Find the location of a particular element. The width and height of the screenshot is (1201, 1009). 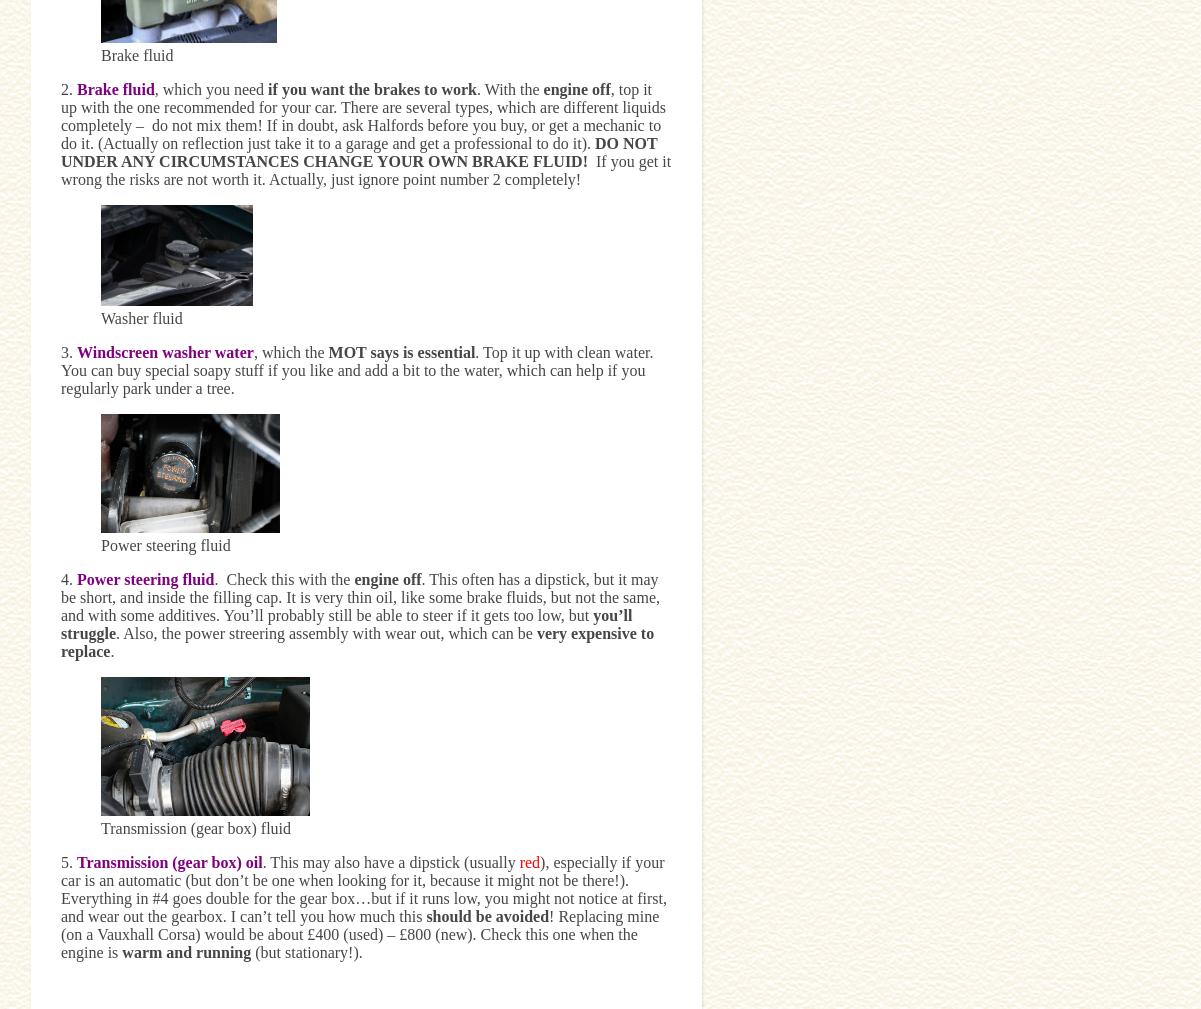

', which you need' is located at coordinates (210, 87).